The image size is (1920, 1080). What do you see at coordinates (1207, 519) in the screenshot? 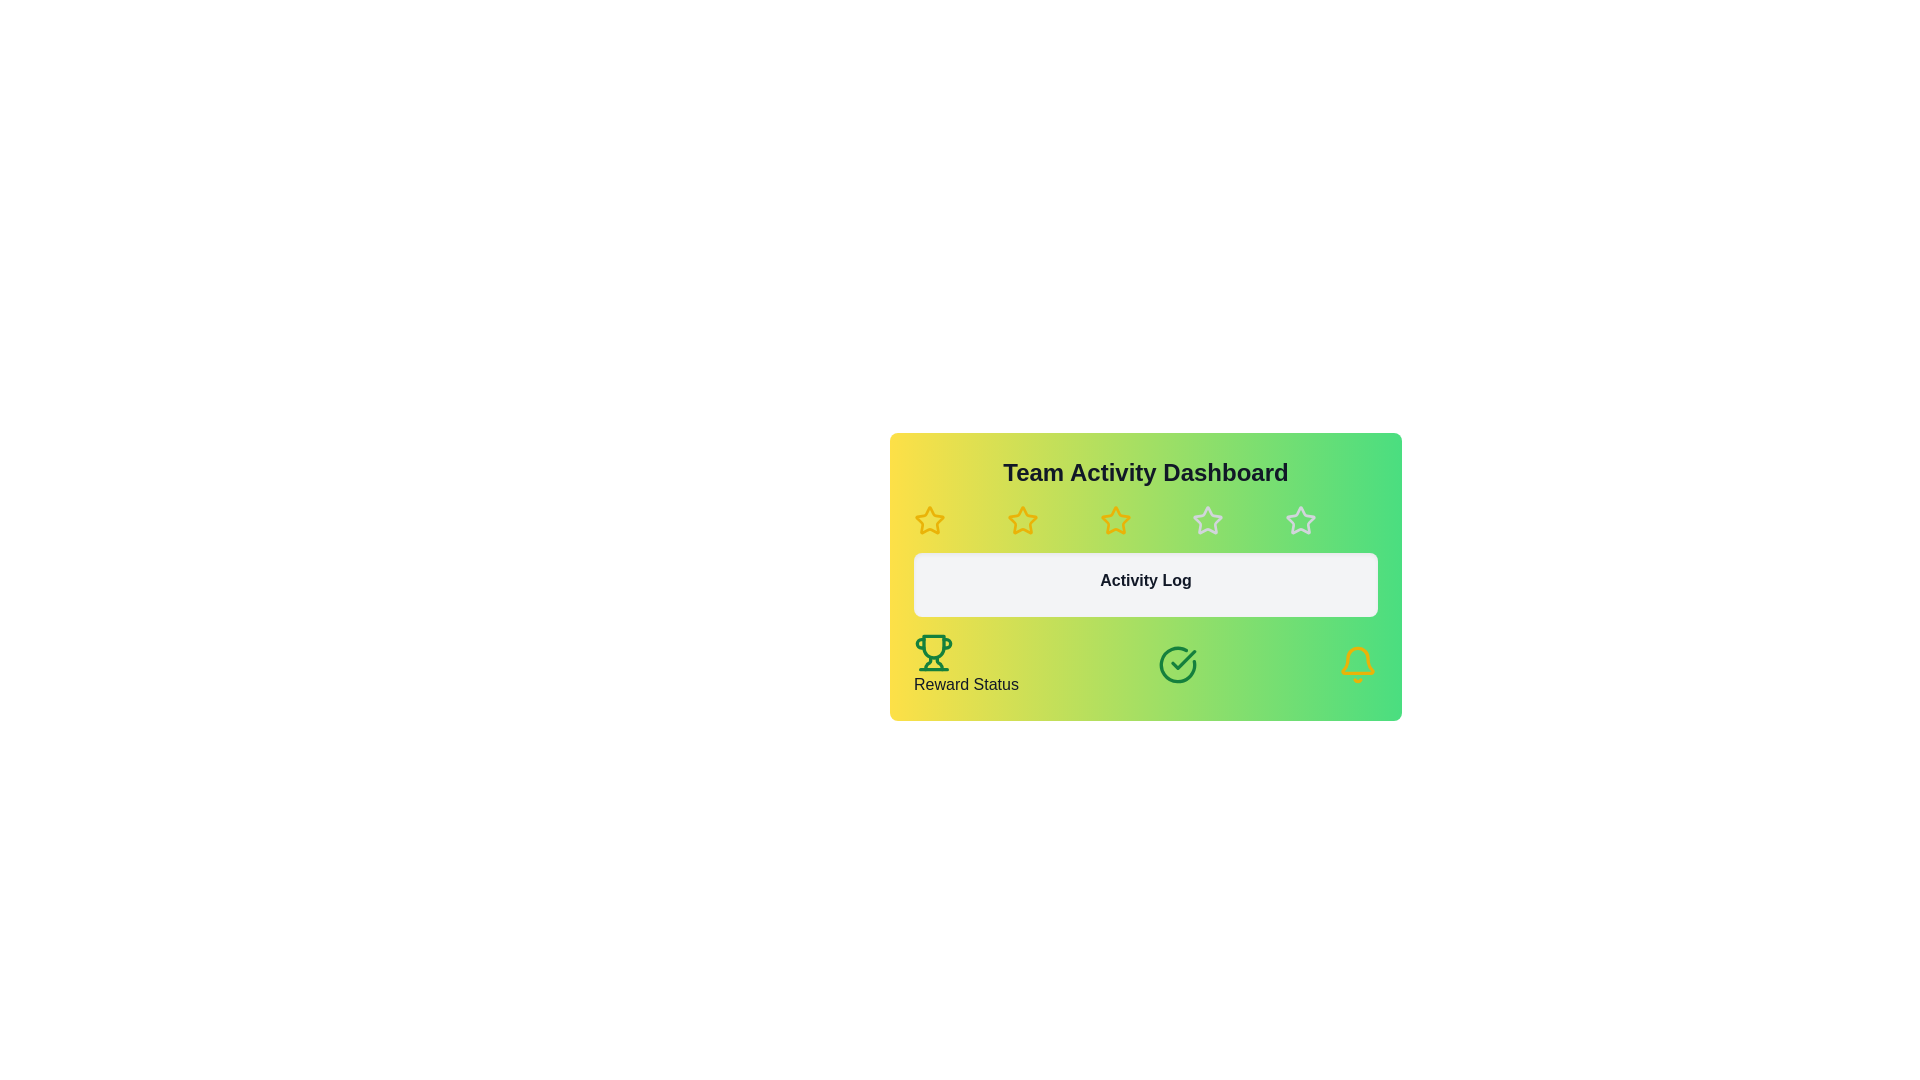
I see `the fourth star icon in the rating selection row below the 'Team Activity Dashboard'` at bounding box center [1207, 519].